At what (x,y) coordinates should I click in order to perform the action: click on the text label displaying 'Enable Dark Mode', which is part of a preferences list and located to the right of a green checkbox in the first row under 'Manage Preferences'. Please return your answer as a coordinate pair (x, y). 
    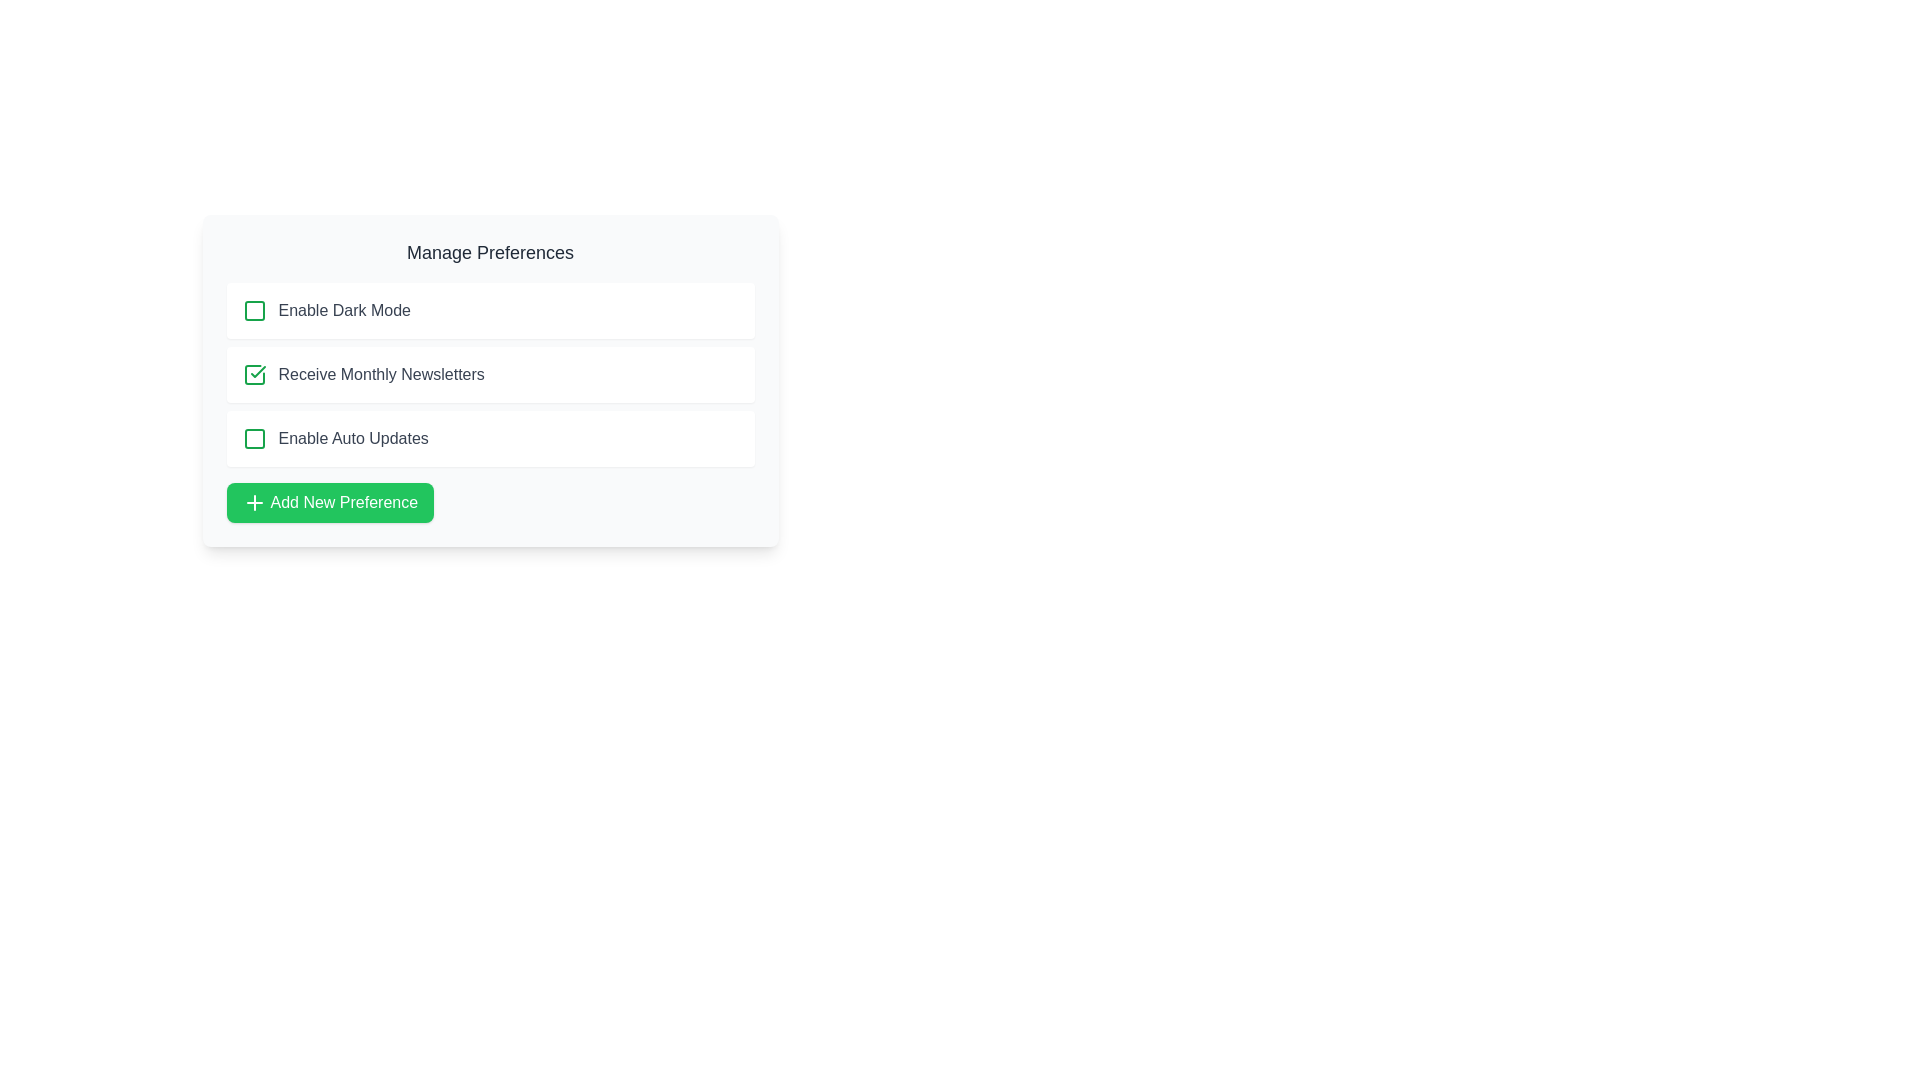
    Looking at the image, I should click on (344, 311).